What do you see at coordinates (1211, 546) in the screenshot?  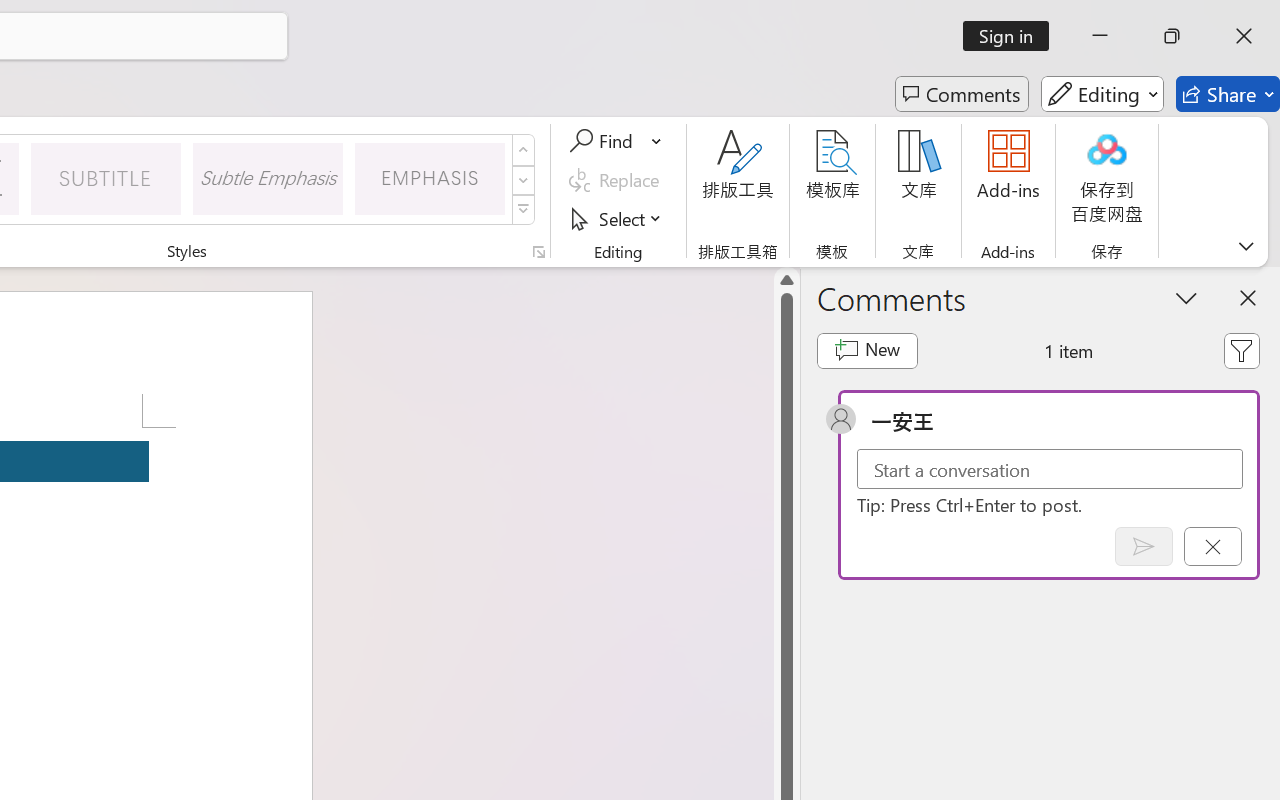 I see `'Cancel'` at bounding box center [1211, 546].